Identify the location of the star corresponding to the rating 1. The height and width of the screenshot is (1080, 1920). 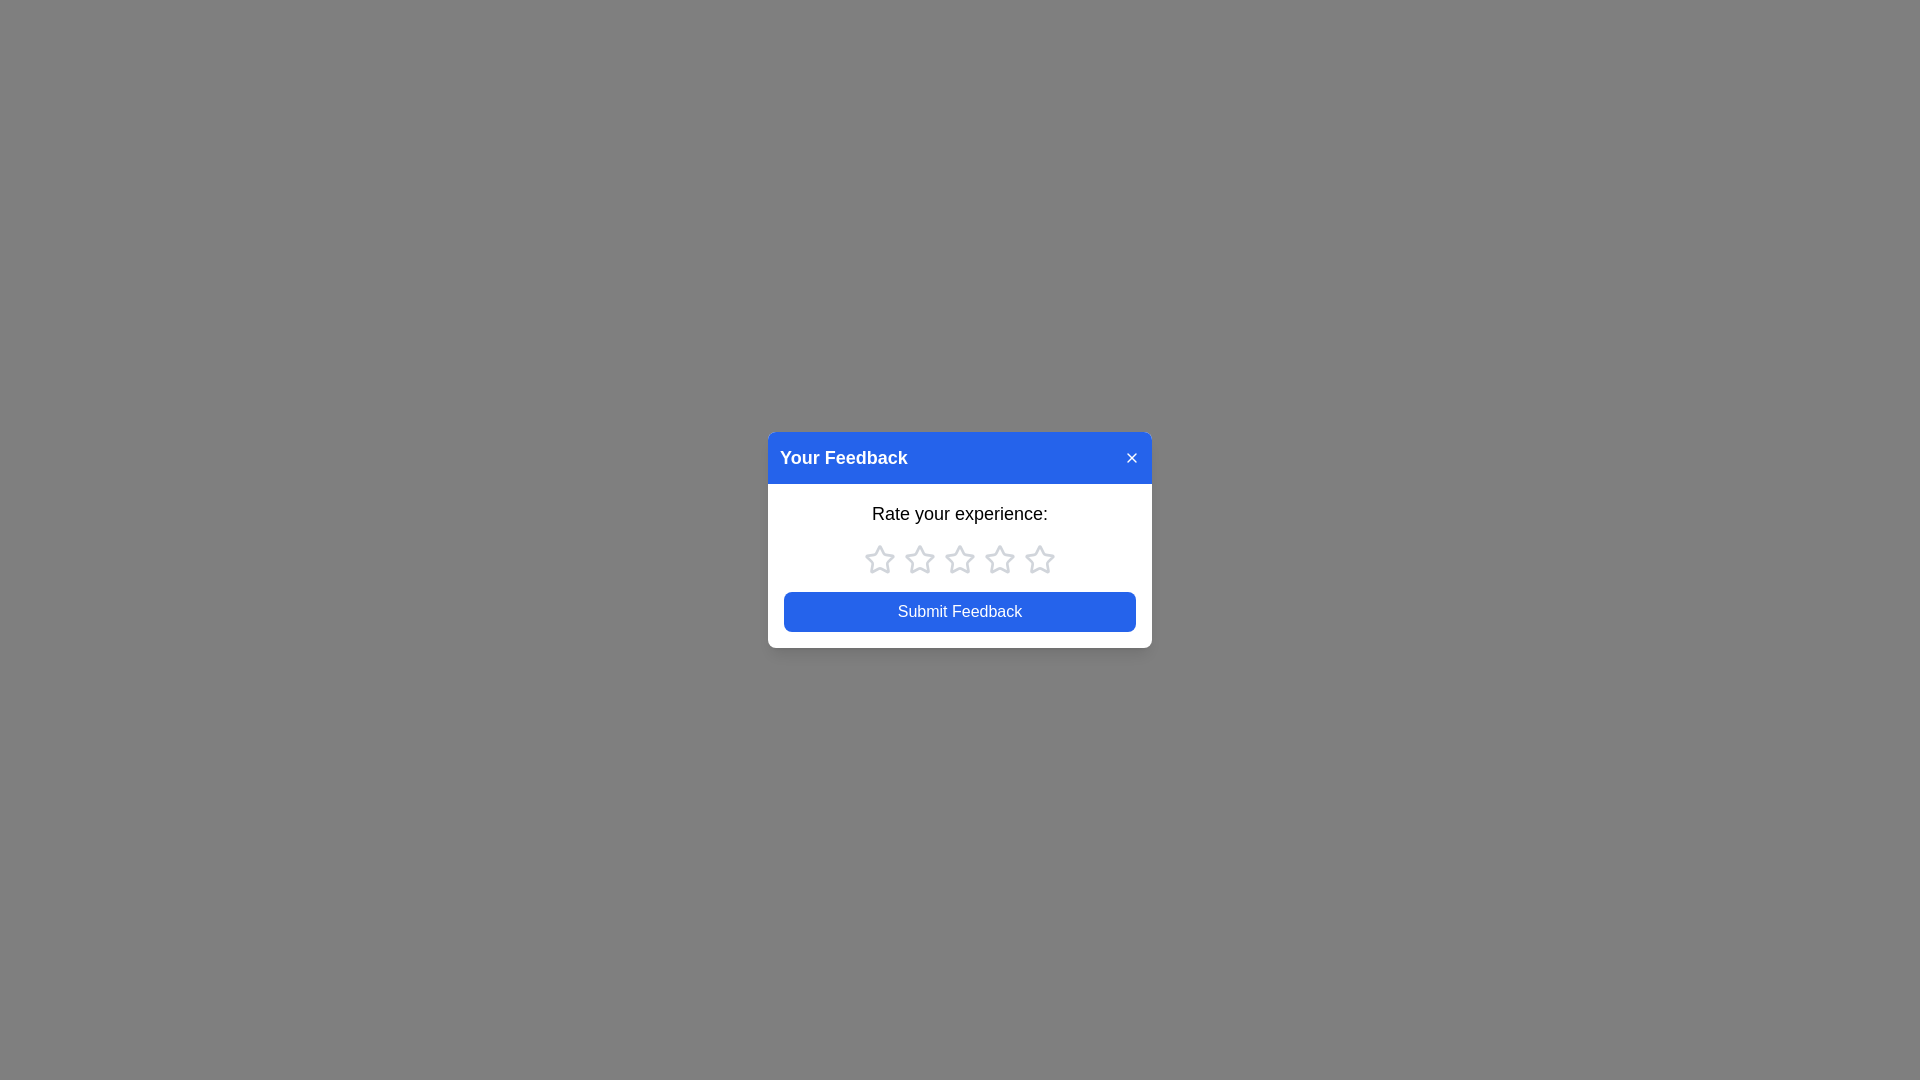
(879, 559).